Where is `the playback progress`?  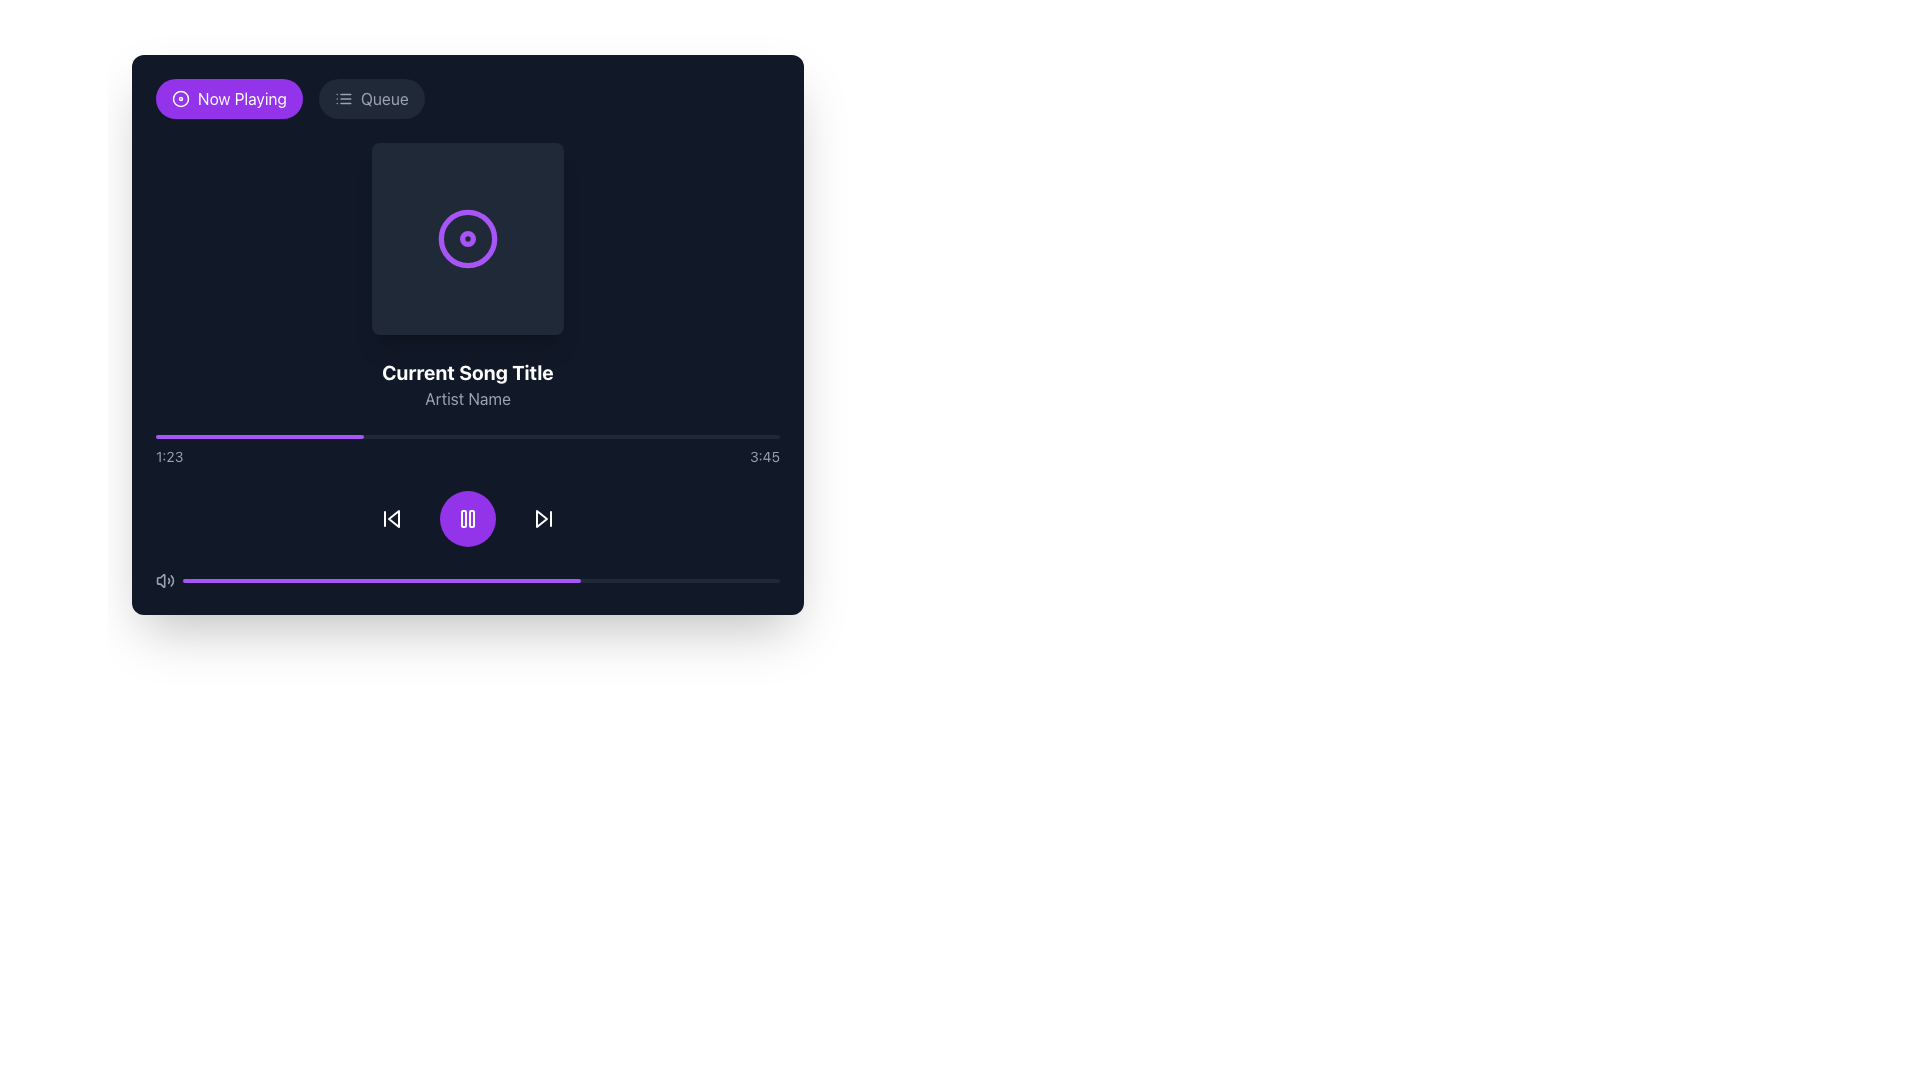 the playback progress is located at coordinates (374, 435).